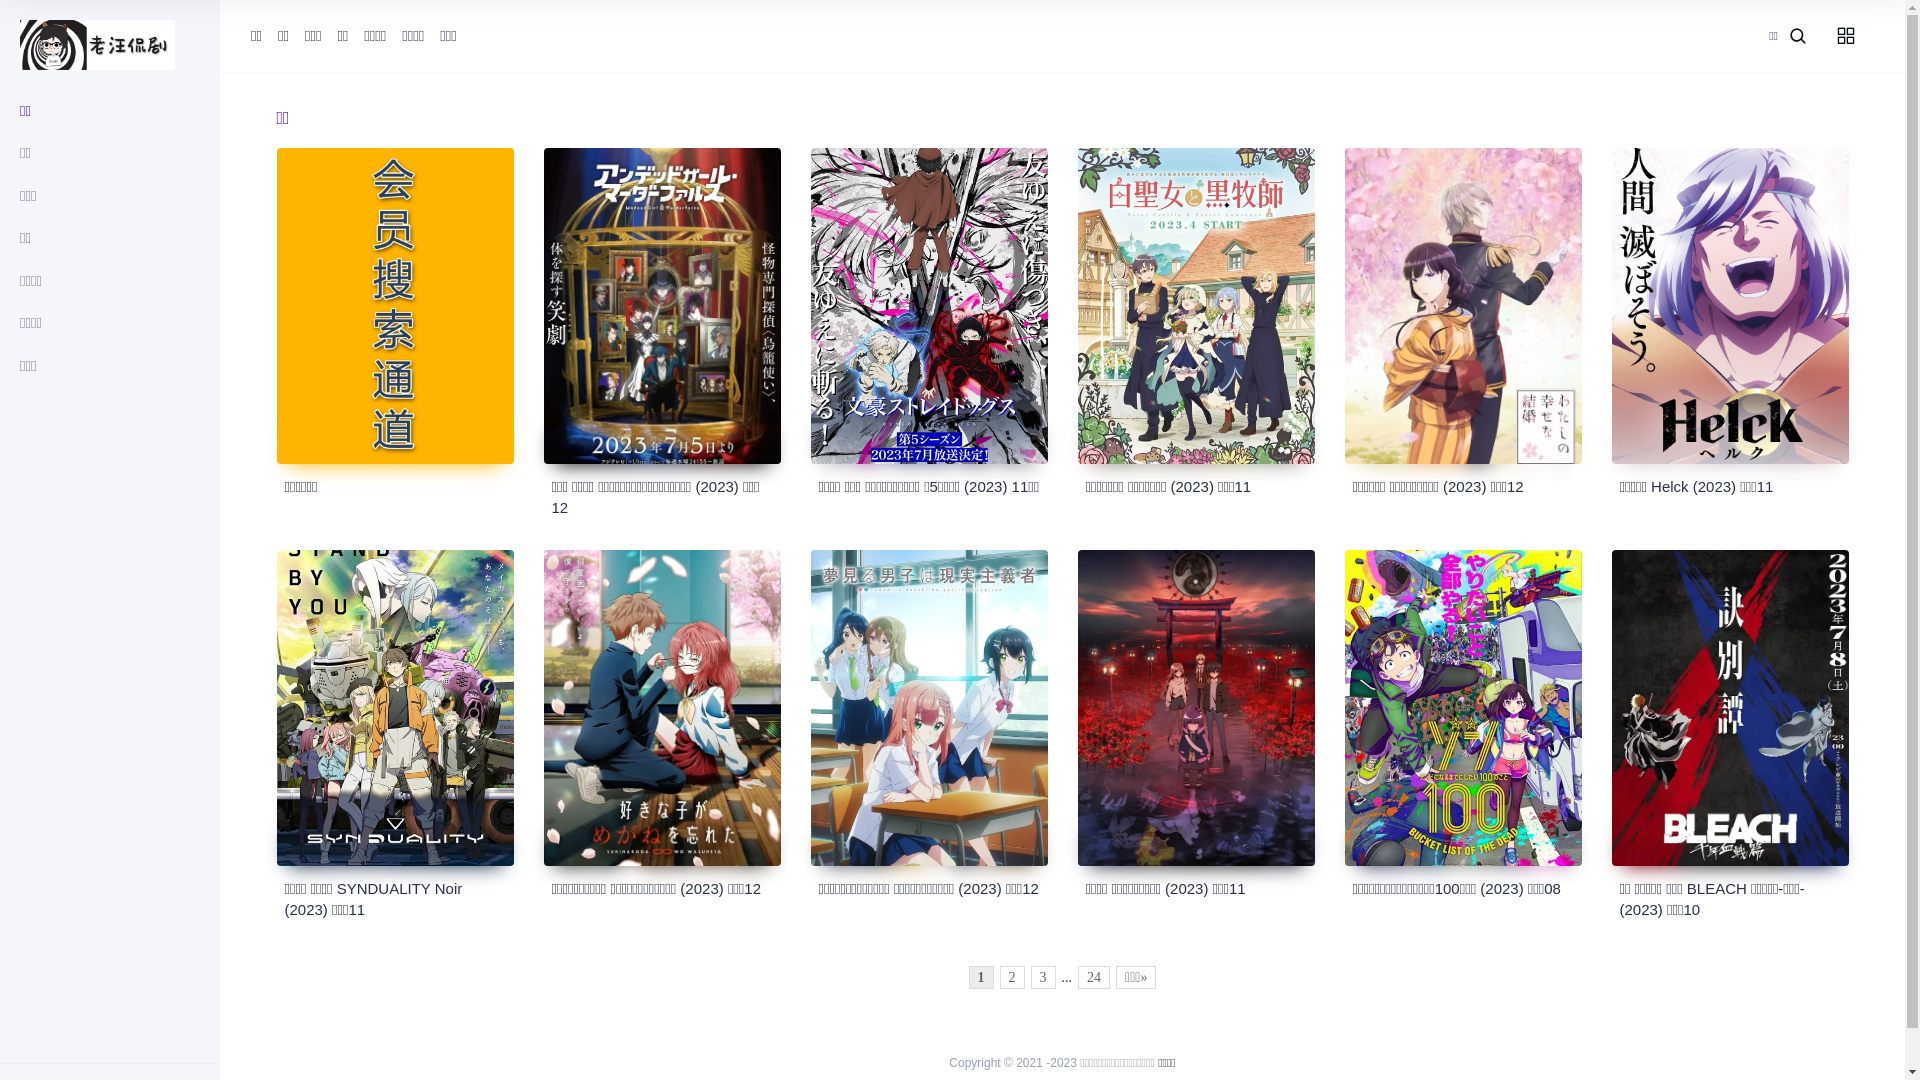  I want to click on '2', so click(1012, 976).